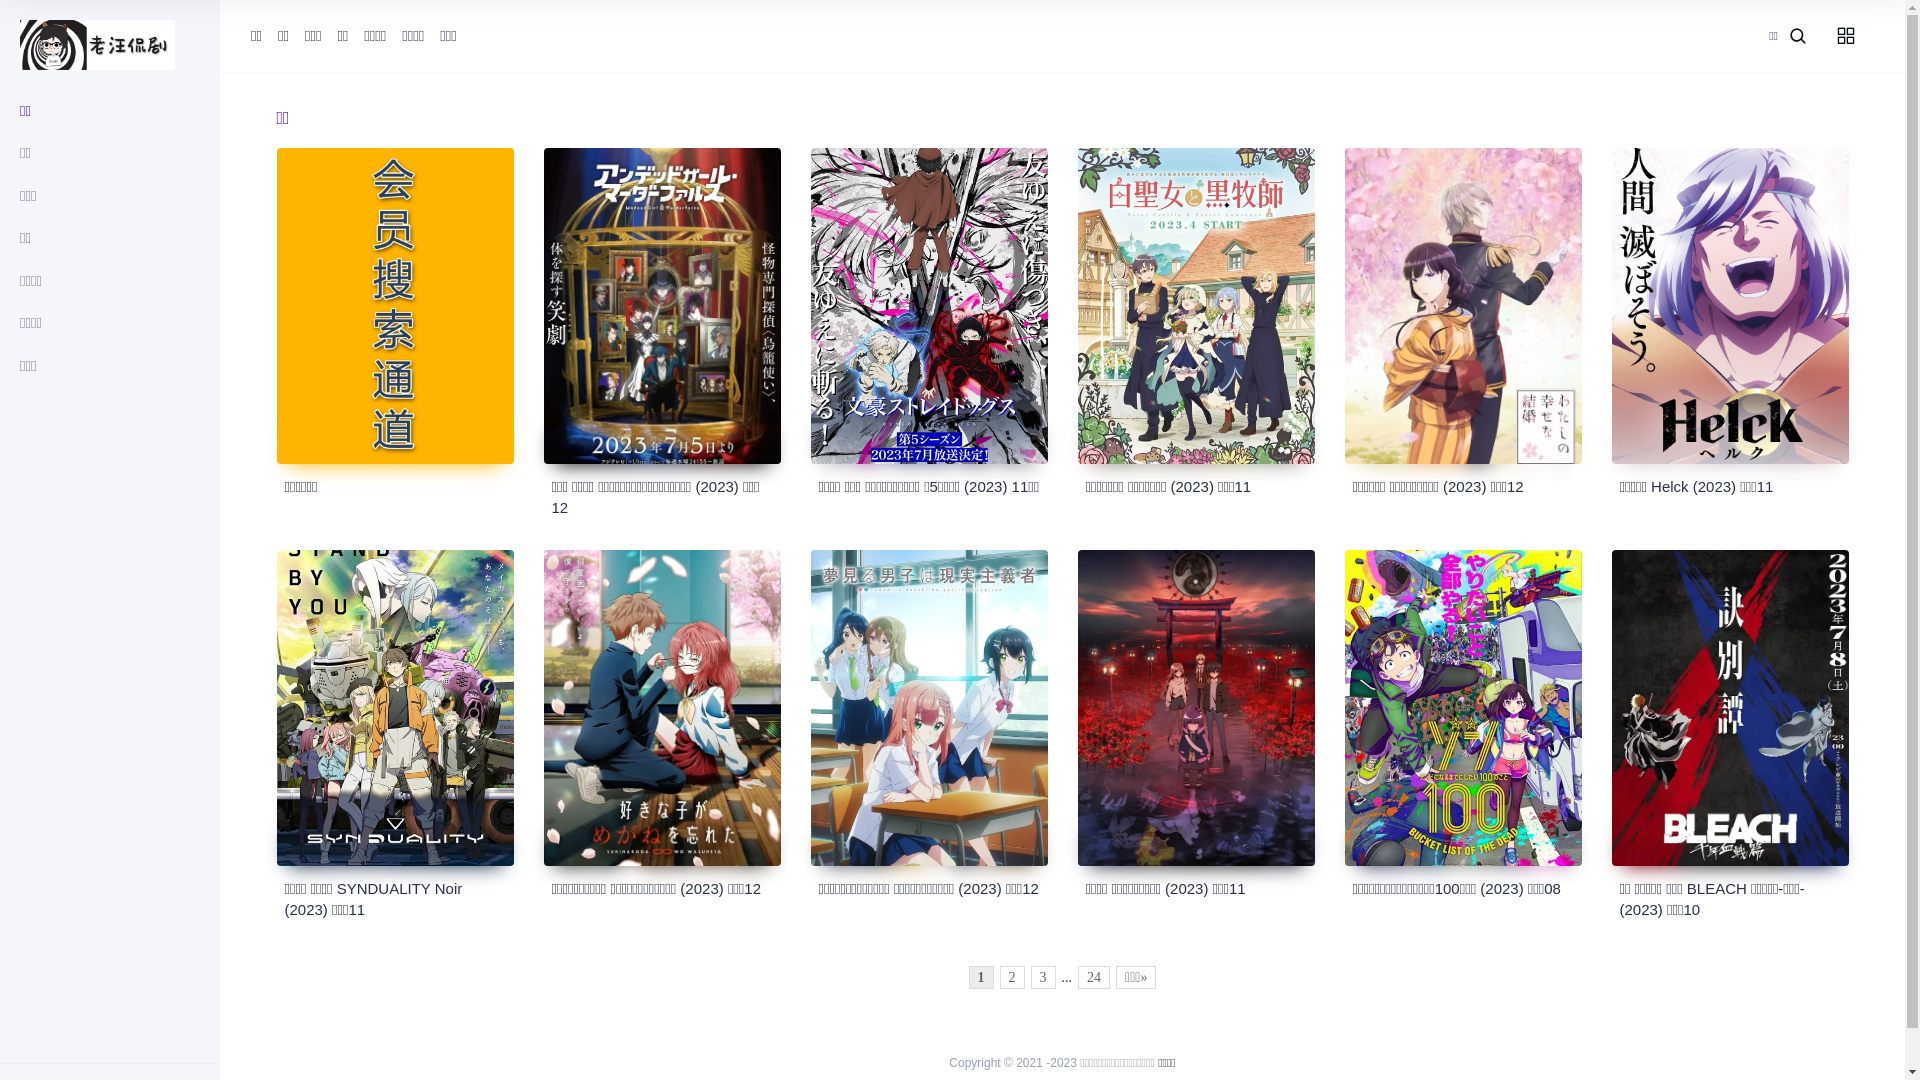  I want to click on '2', so click(1012, 976).